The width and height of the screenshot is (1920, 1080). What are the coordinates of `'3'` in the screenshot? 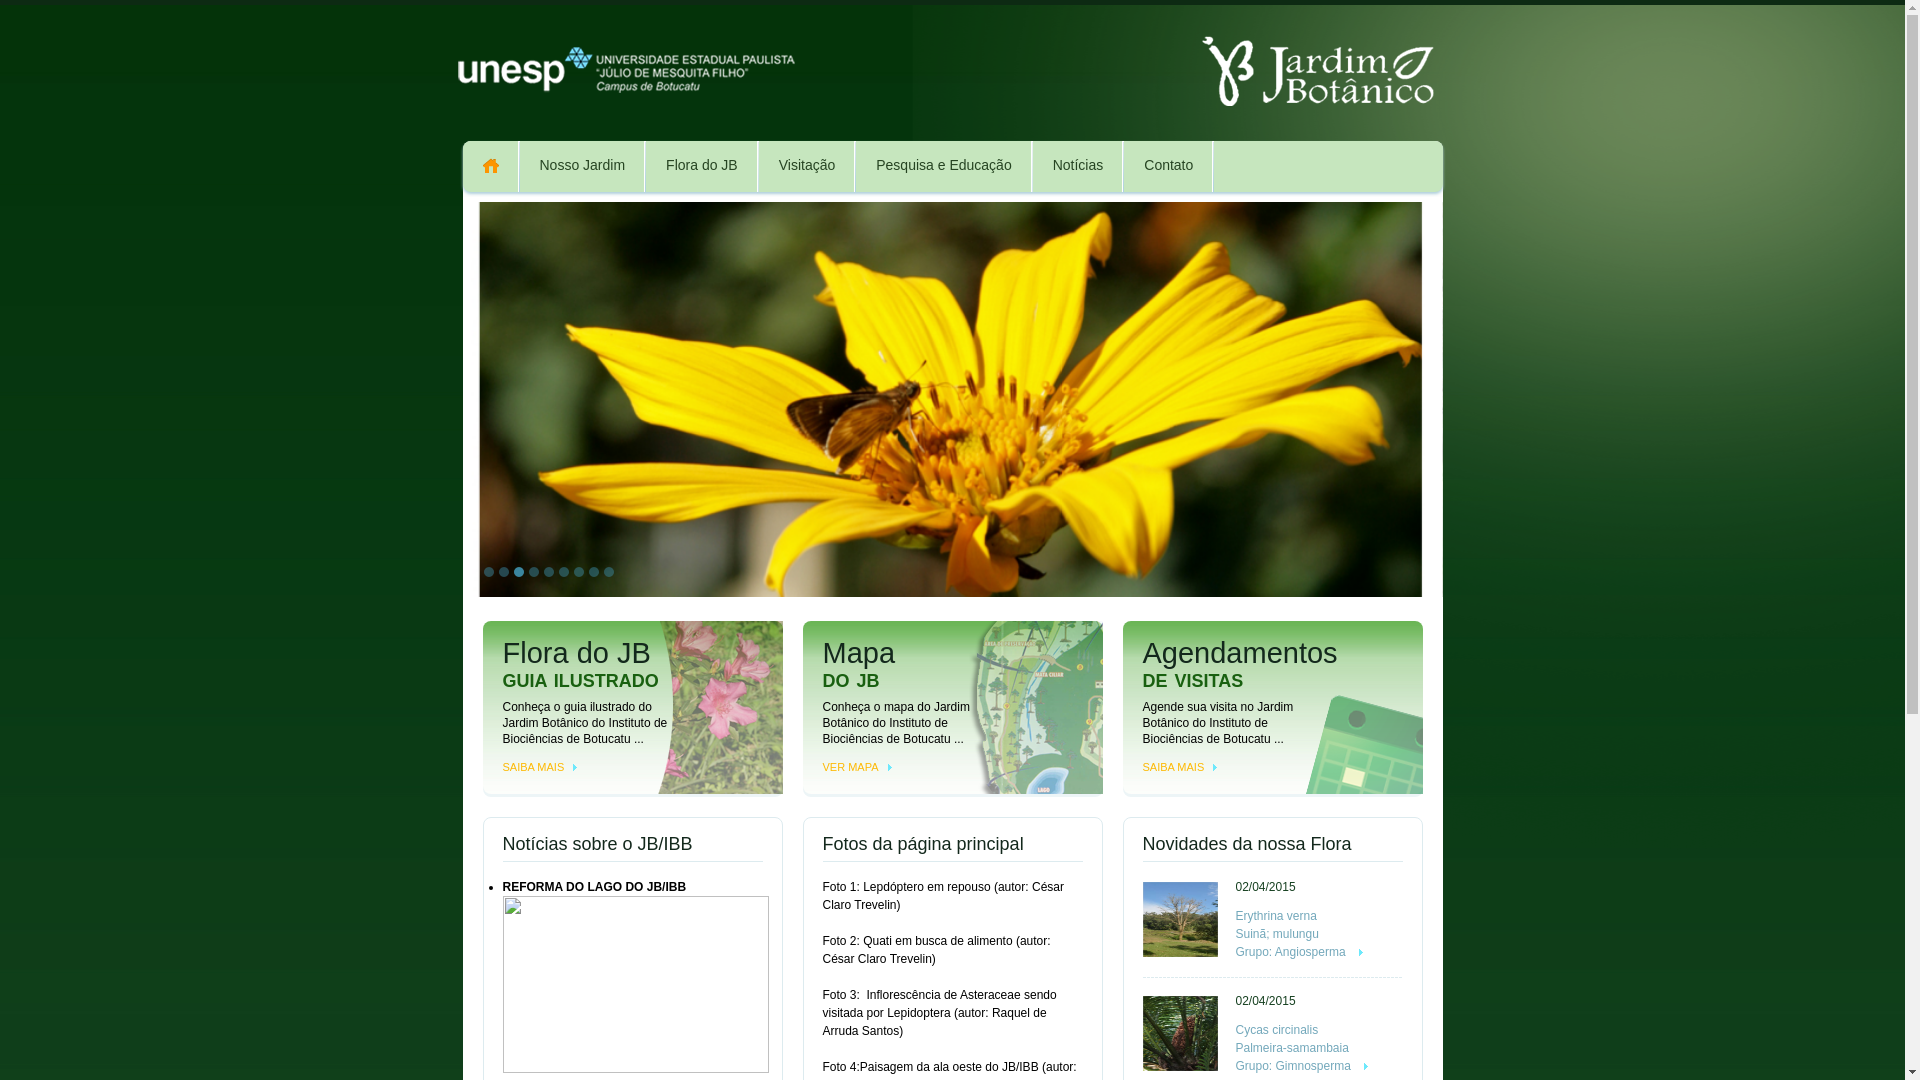 It's located at (518, 571).